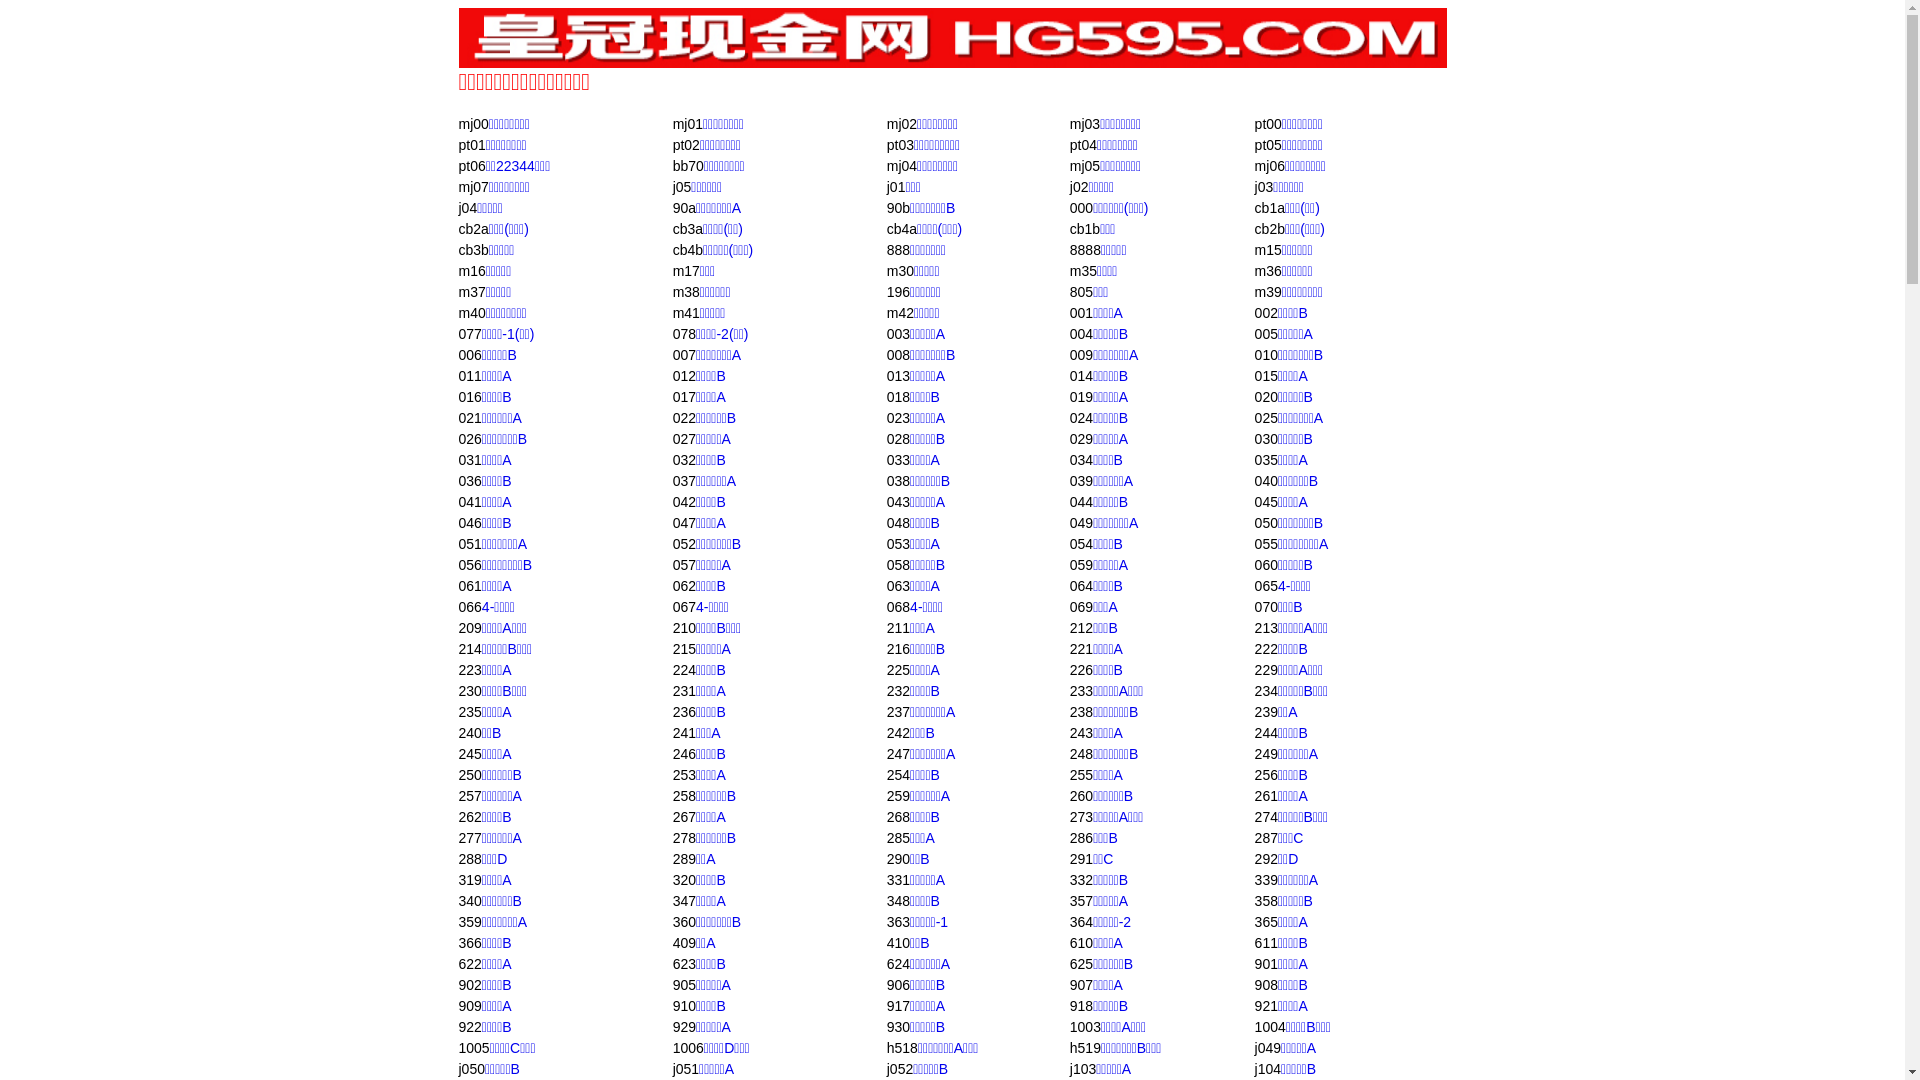 Image resolution: width=1920 pixels, height=1080 pixels. I want to click on 'm36', so click(1267, 270).